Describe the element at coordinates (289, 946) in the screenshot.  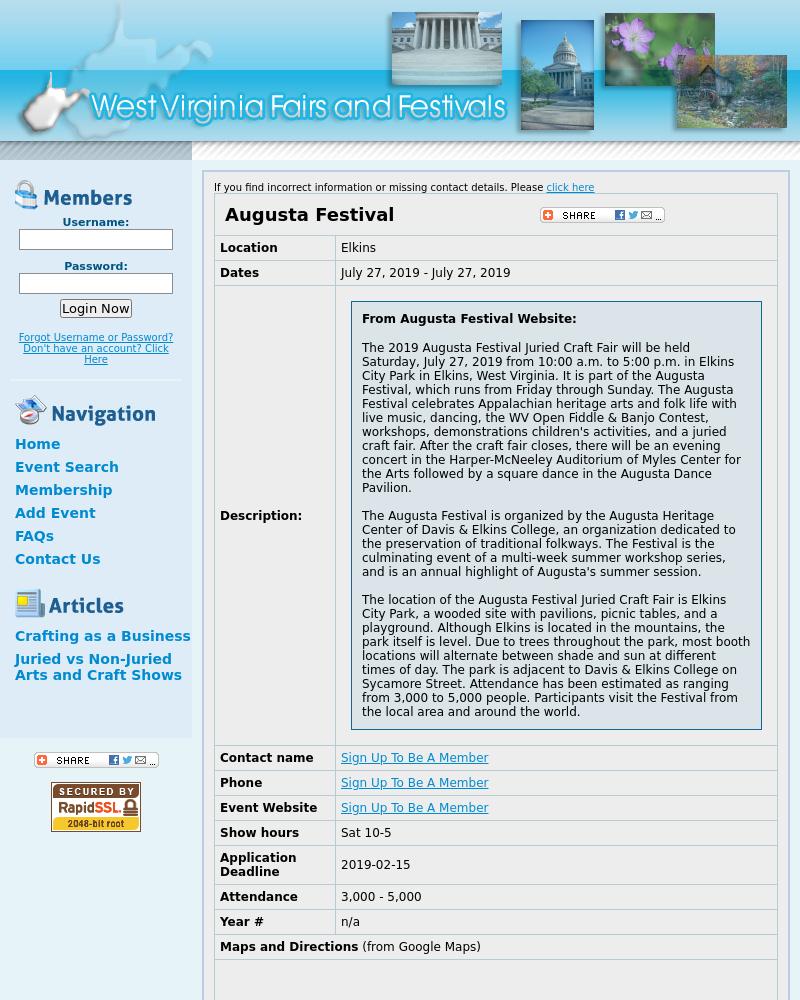
I see `'Maps and Directions'` at that location.